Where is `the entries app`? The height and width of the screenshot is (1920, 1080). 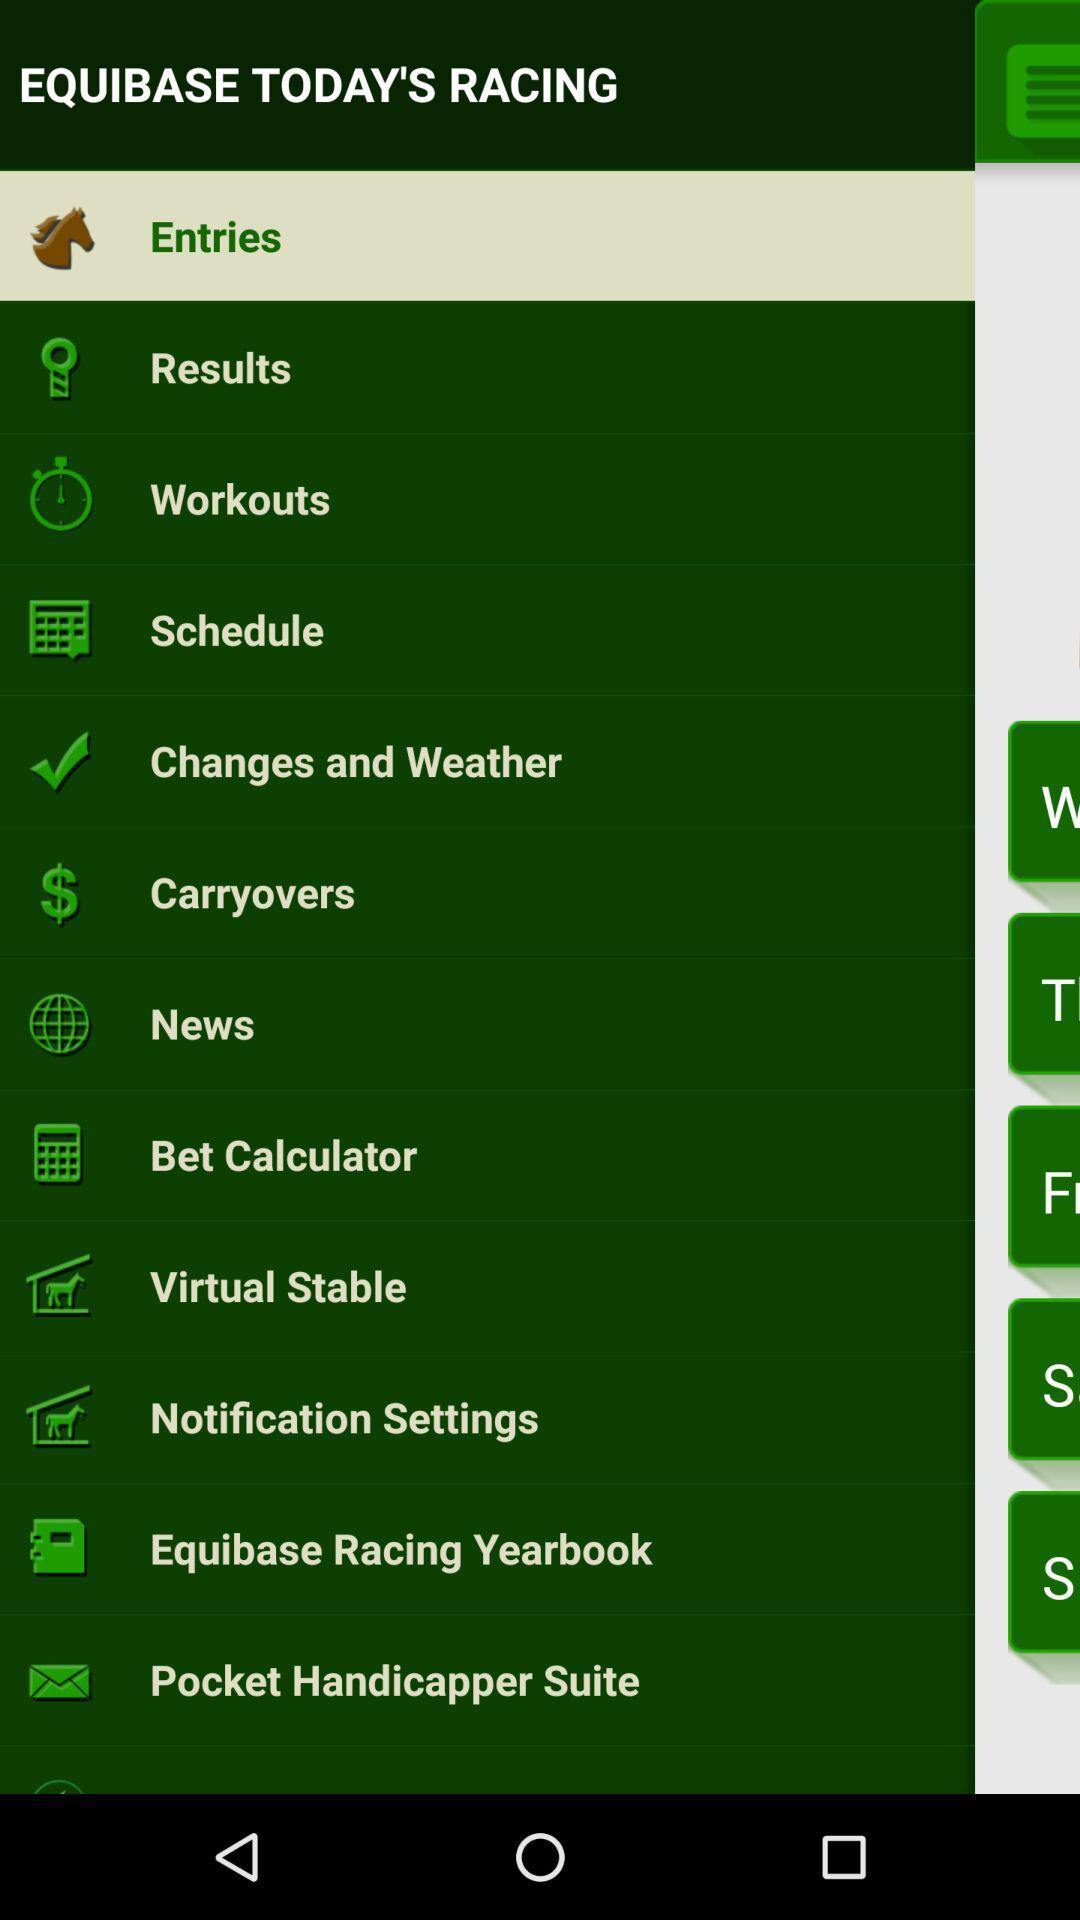
the entries app is located at coordinates (216, 235).